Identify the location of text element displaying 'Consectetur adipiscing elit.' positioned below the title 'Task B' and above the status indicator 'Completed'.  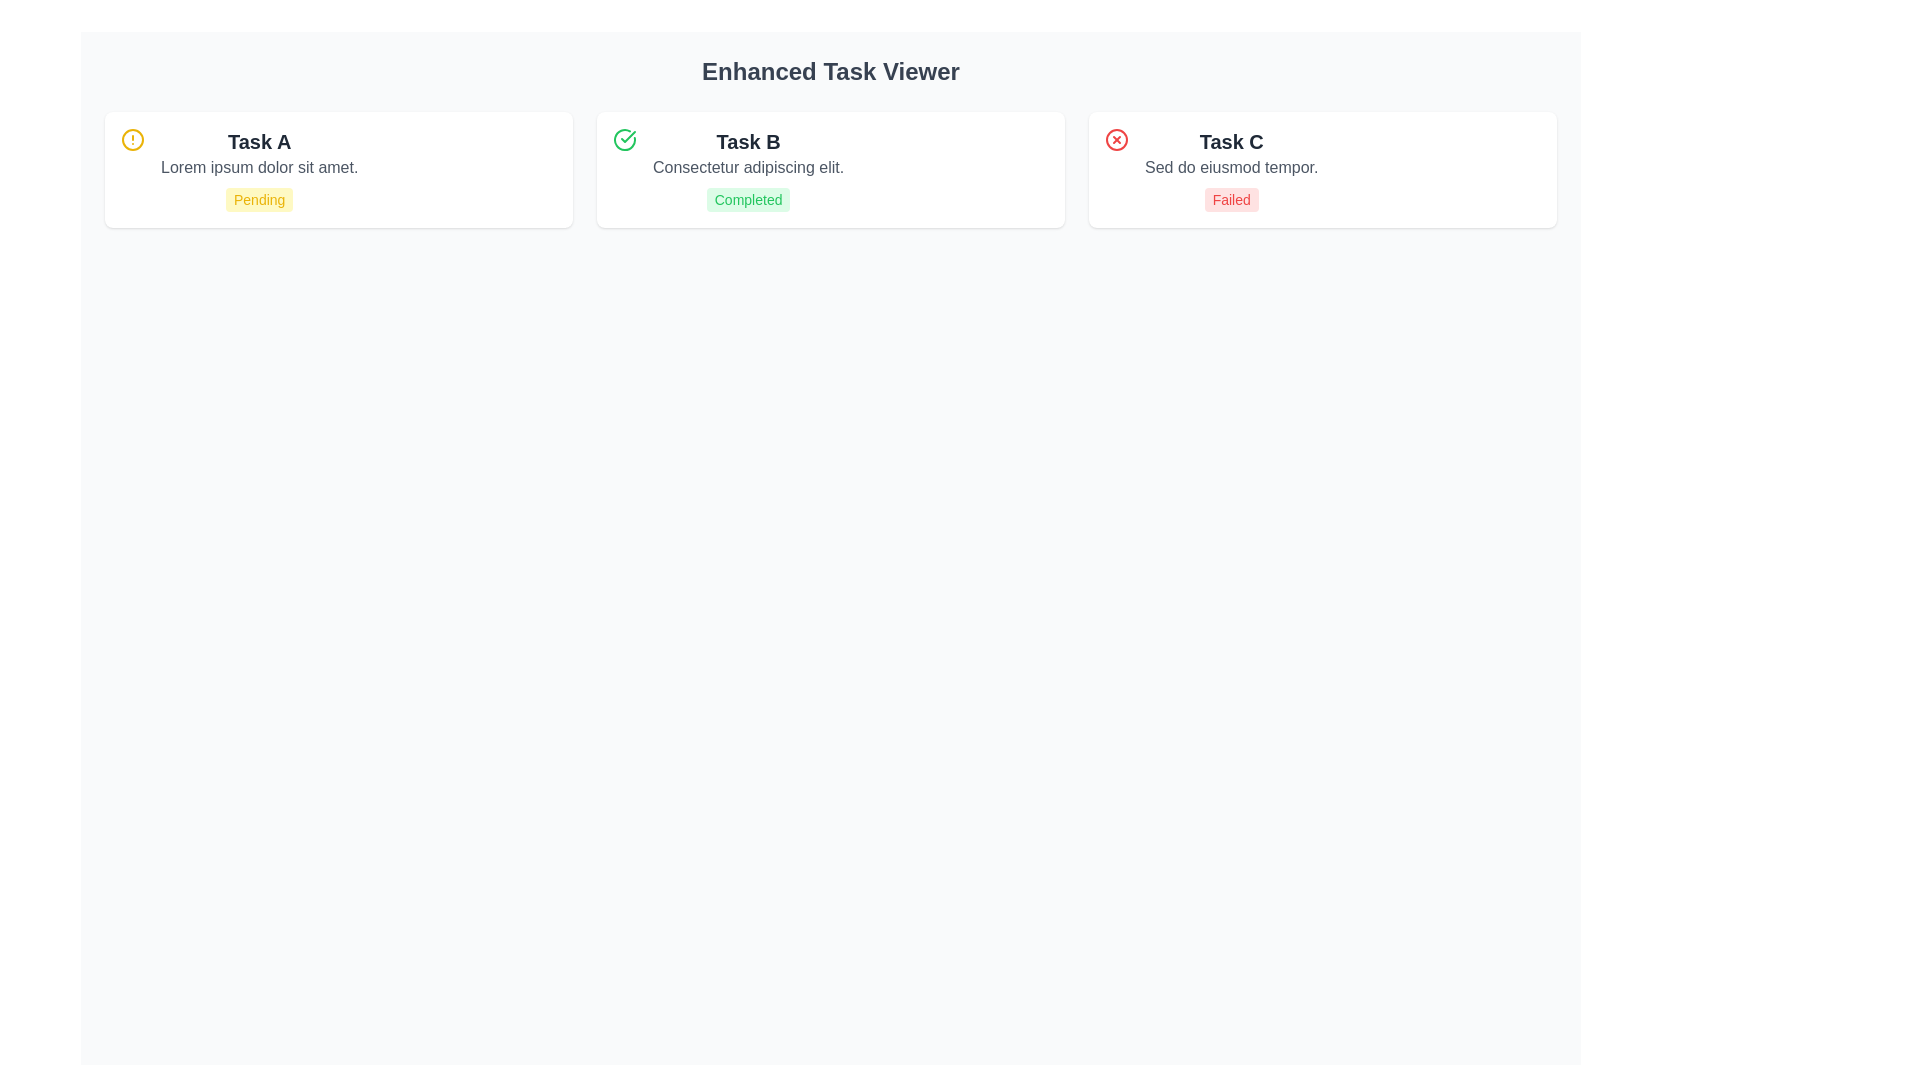
(747, 167).